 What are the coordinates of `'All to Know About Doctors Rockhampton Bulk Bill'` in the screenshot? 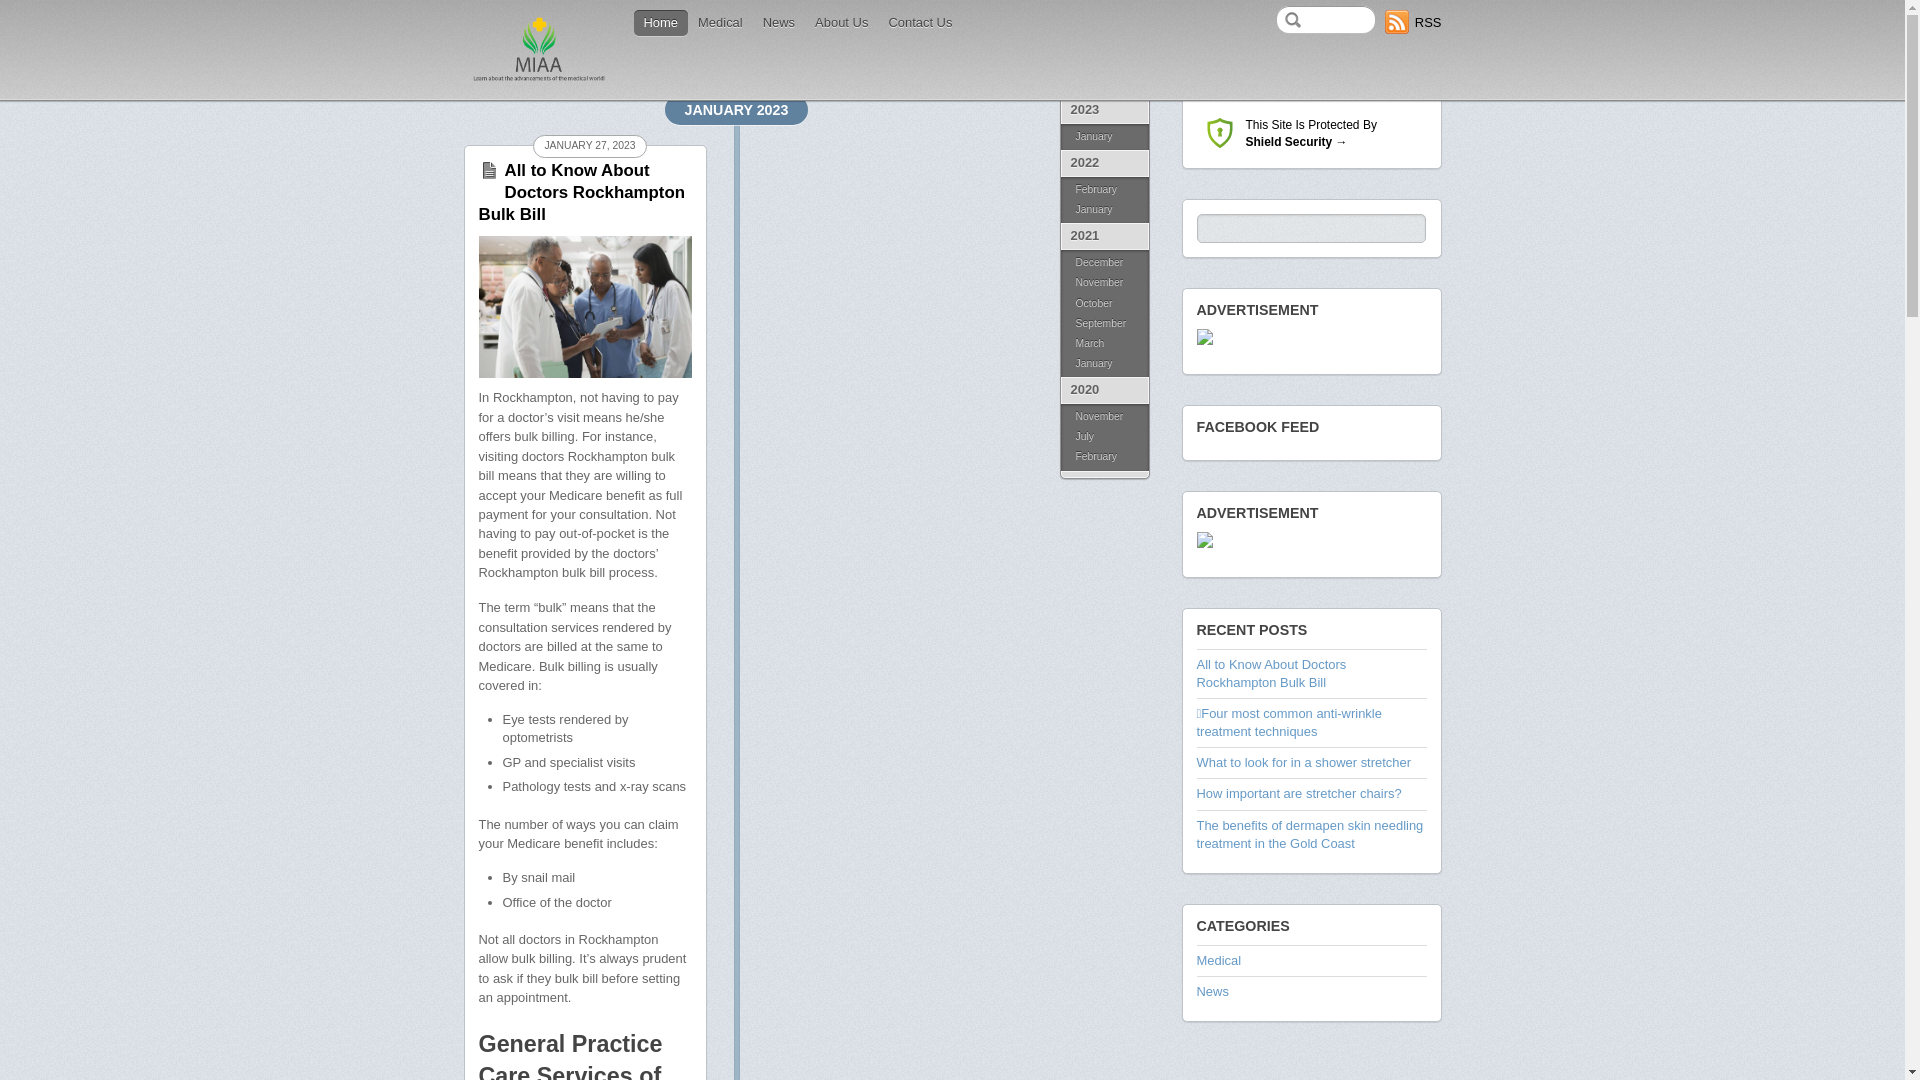 It's located at (579, 192).